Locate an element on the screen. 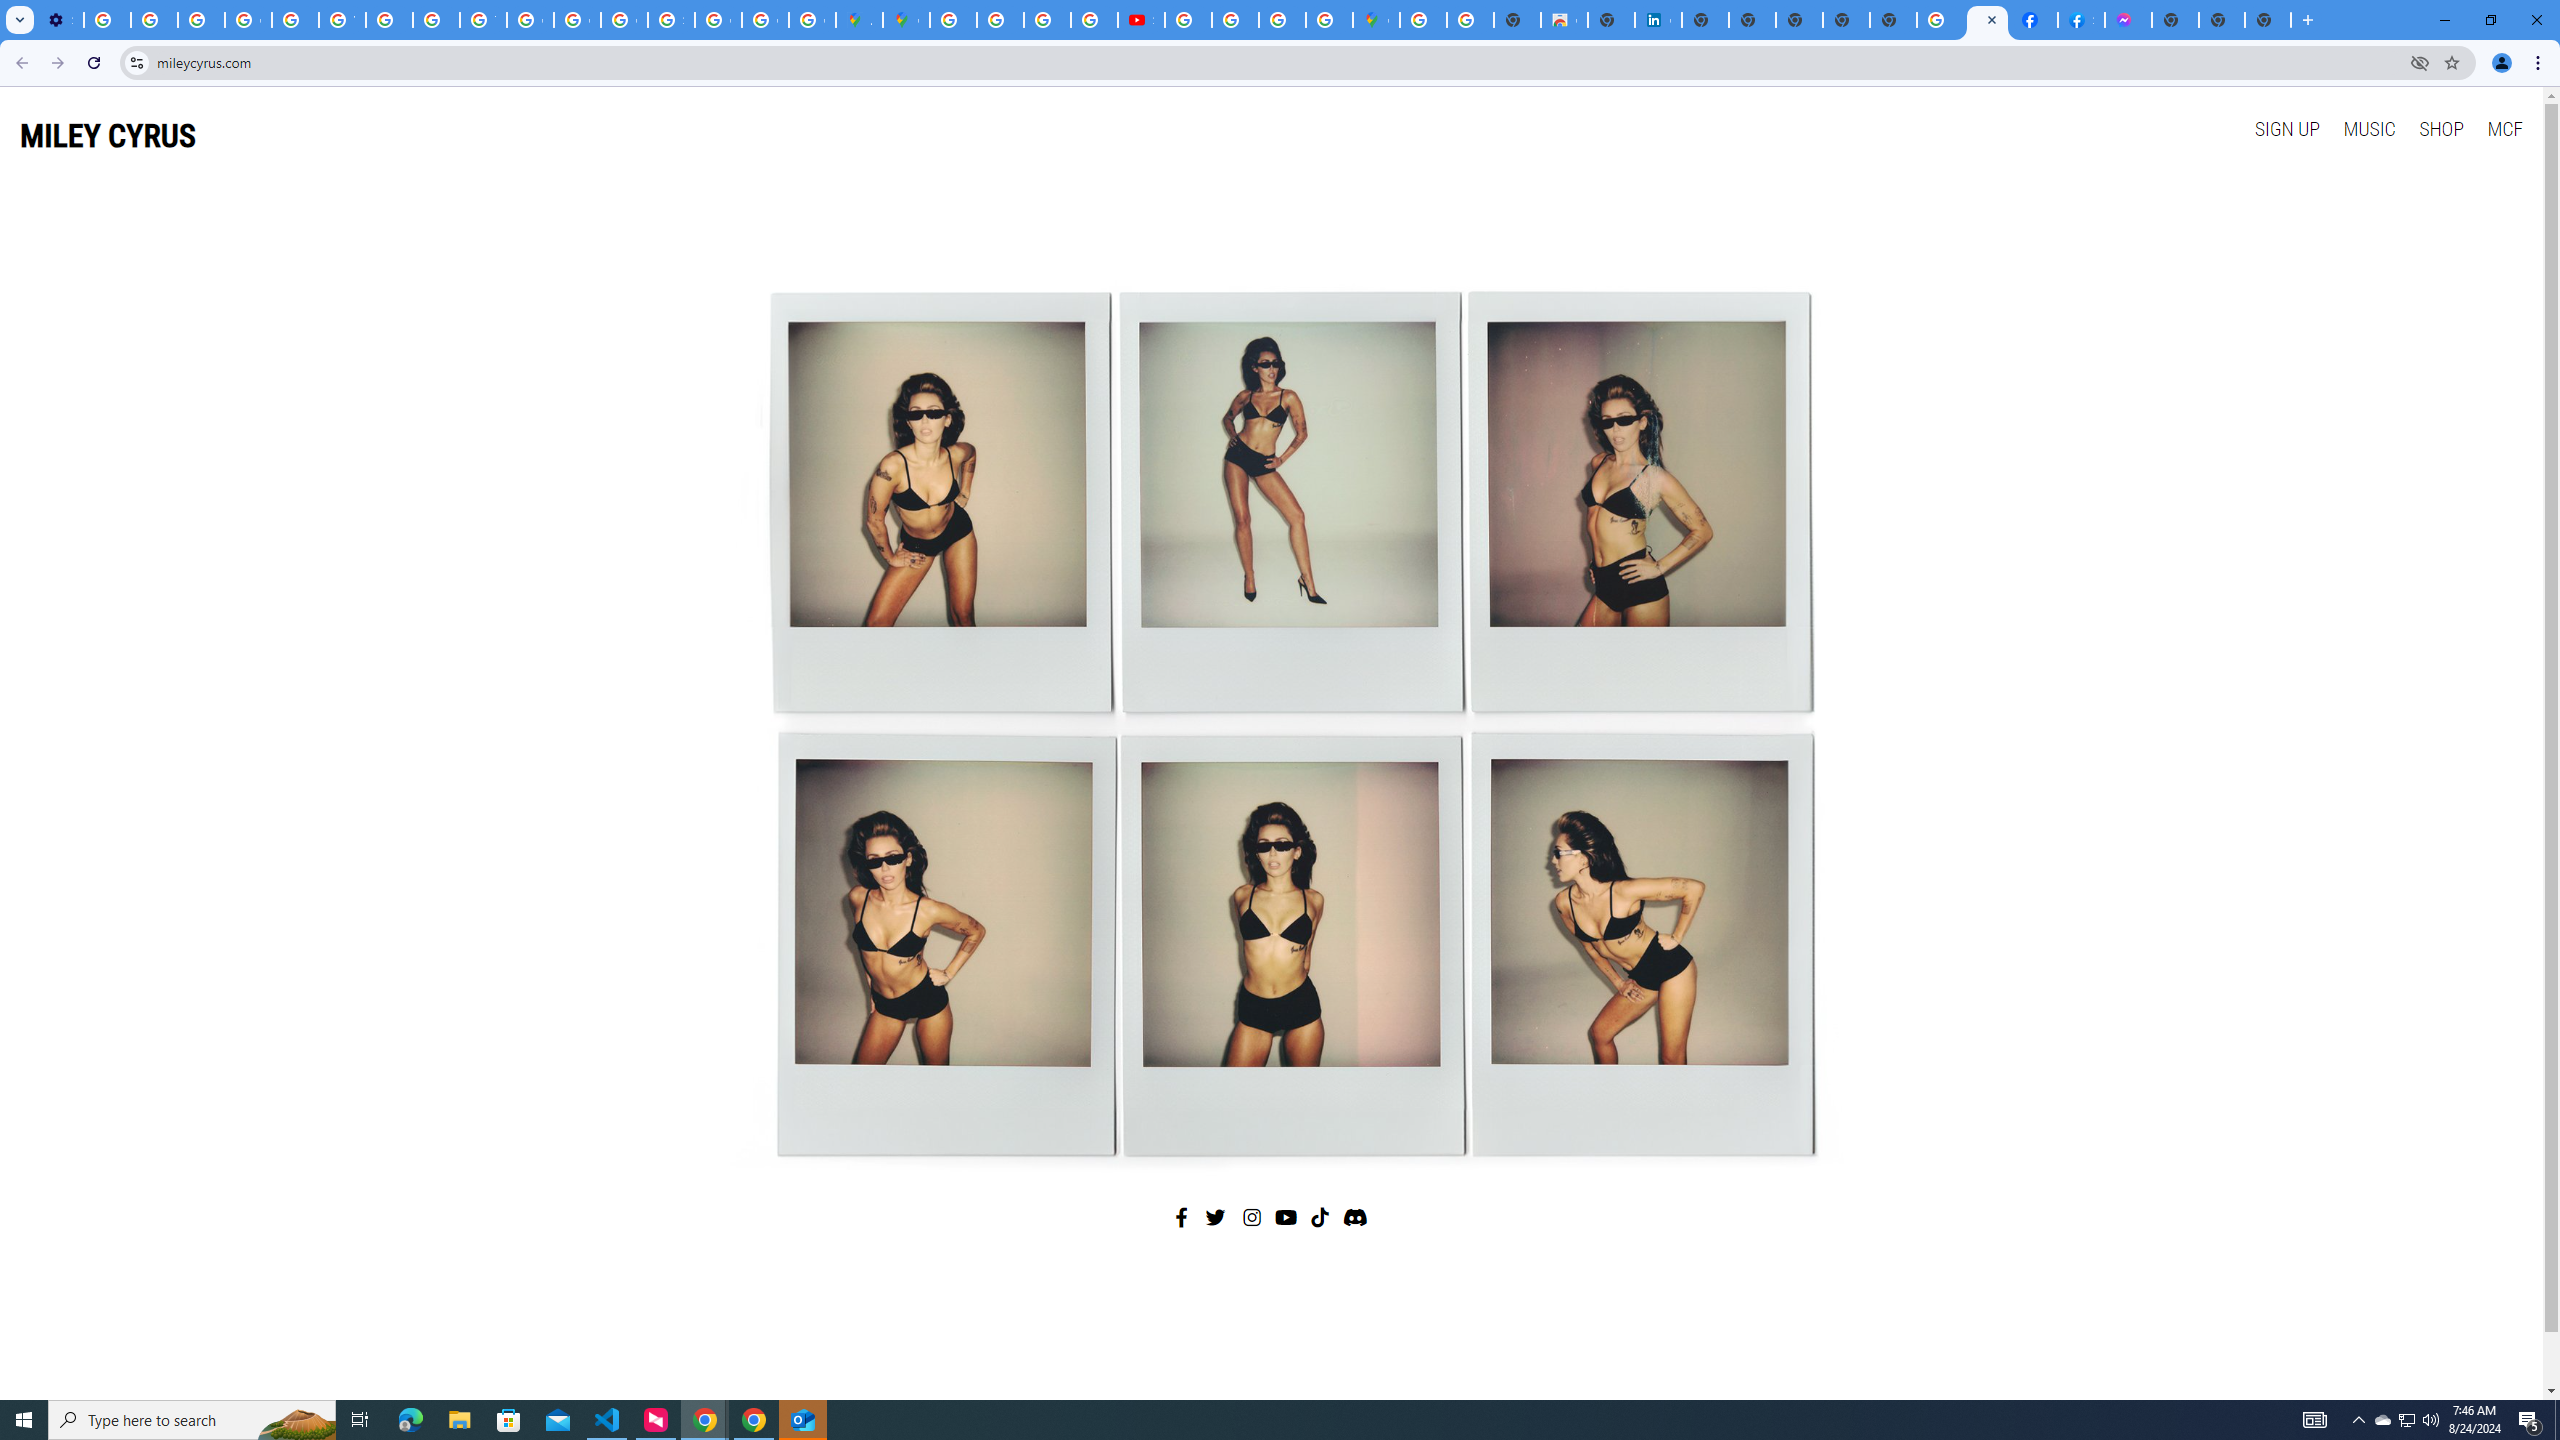 The height and width of the screenshot is (1440, 2560). 'Subscriptions - YouTube' is located at coordinates (1141, 19).